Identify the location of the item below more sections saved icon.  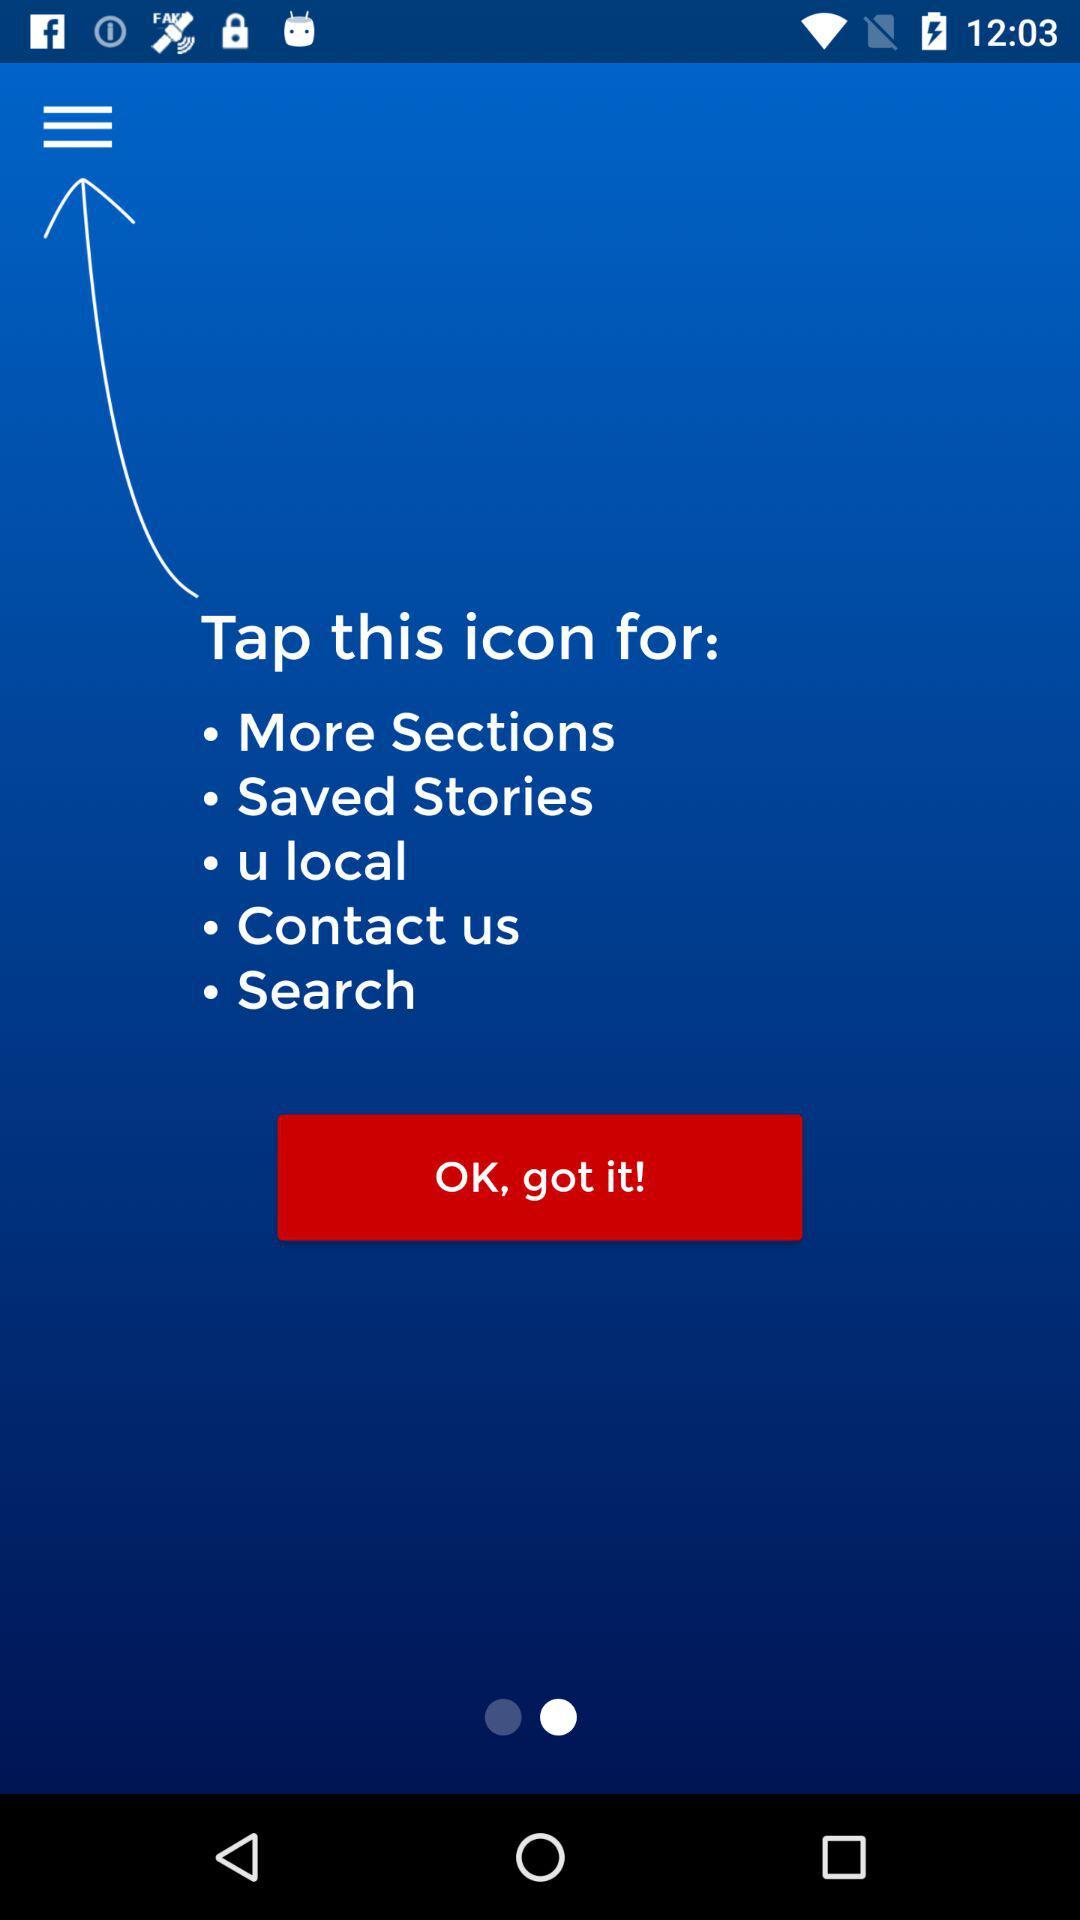
(540, 1177).